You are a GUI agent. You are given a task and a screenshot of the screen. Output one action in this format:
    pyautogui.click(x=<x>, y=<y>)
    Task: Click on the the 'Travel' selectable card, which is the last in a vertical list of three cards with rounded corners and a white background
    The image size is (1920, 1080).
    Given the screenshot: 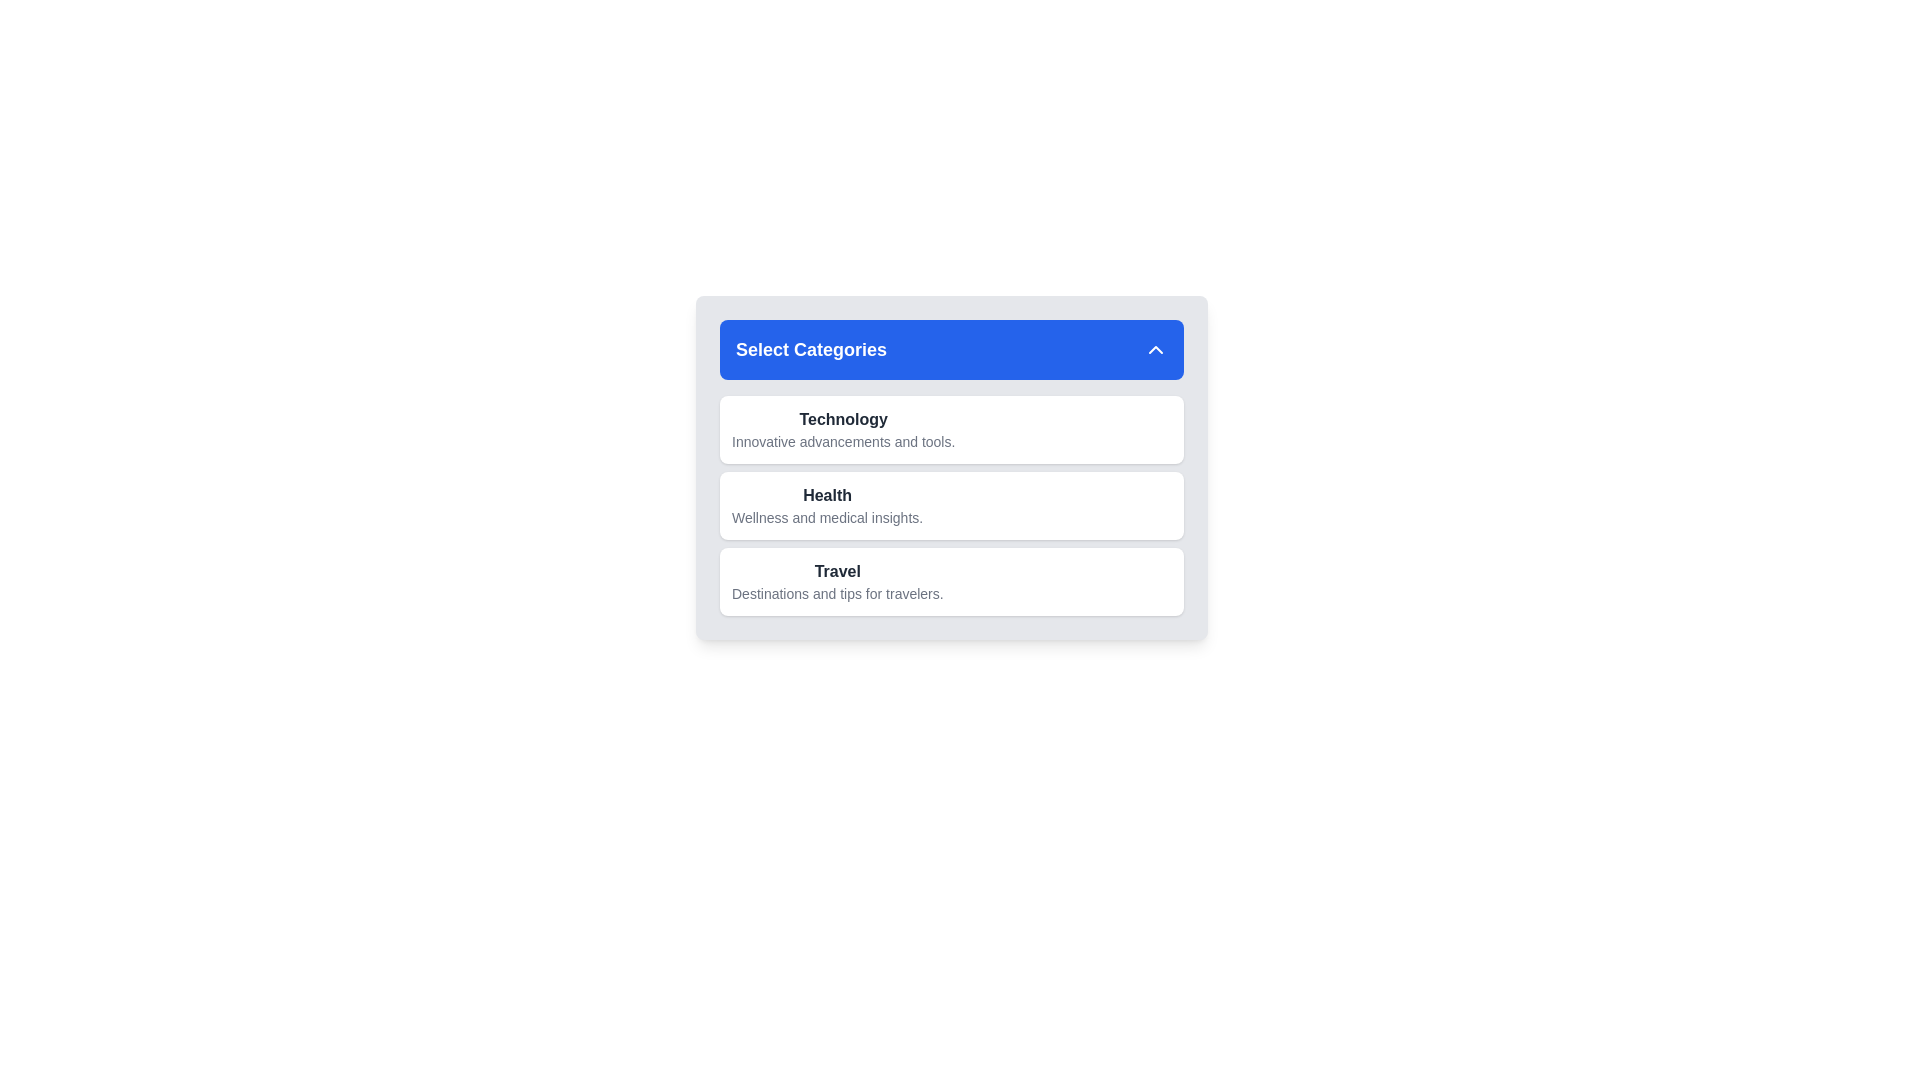 What is the action you would take?
    pyautogui.click(x=950, y=582)
    